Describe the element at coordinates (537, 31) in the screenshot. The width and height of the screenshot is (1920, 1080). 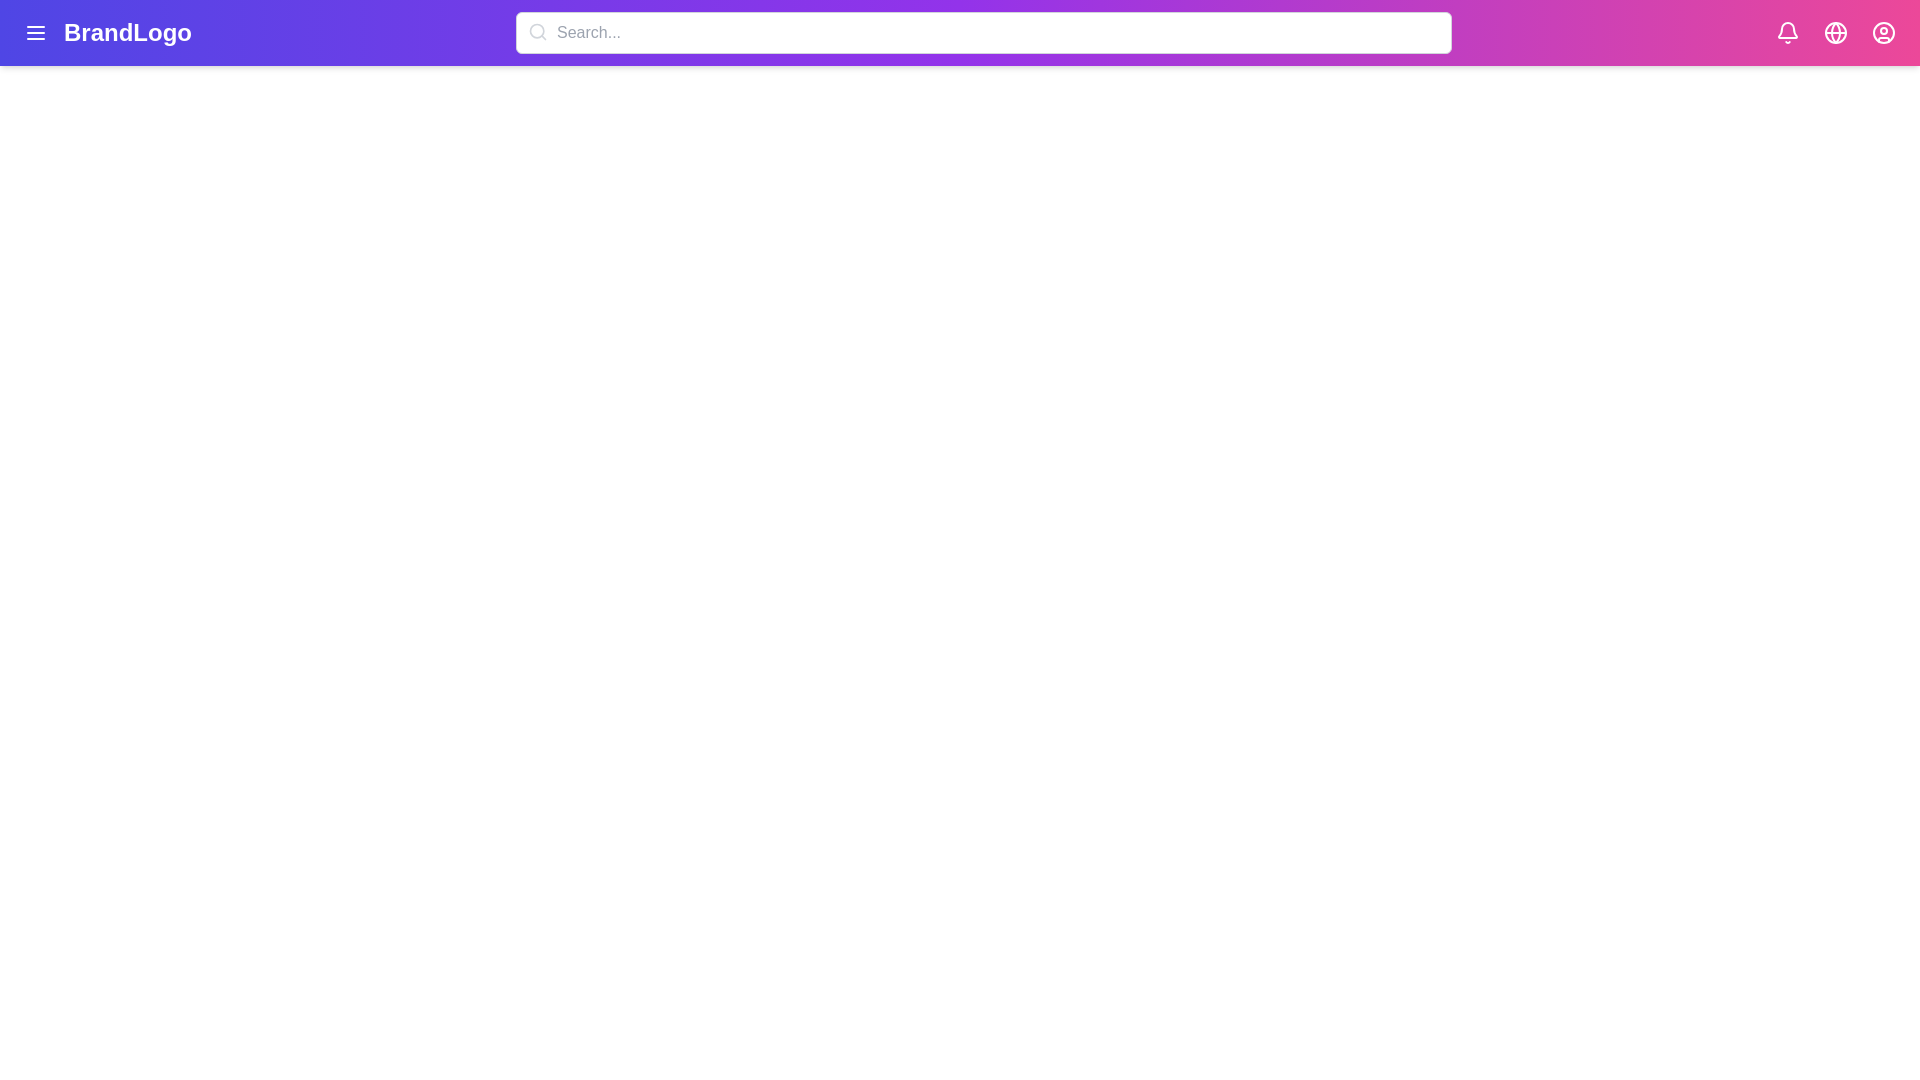
I see `the SVG Circle Element representing the circular lens of the magnifying glass in the search bar area` at that location.